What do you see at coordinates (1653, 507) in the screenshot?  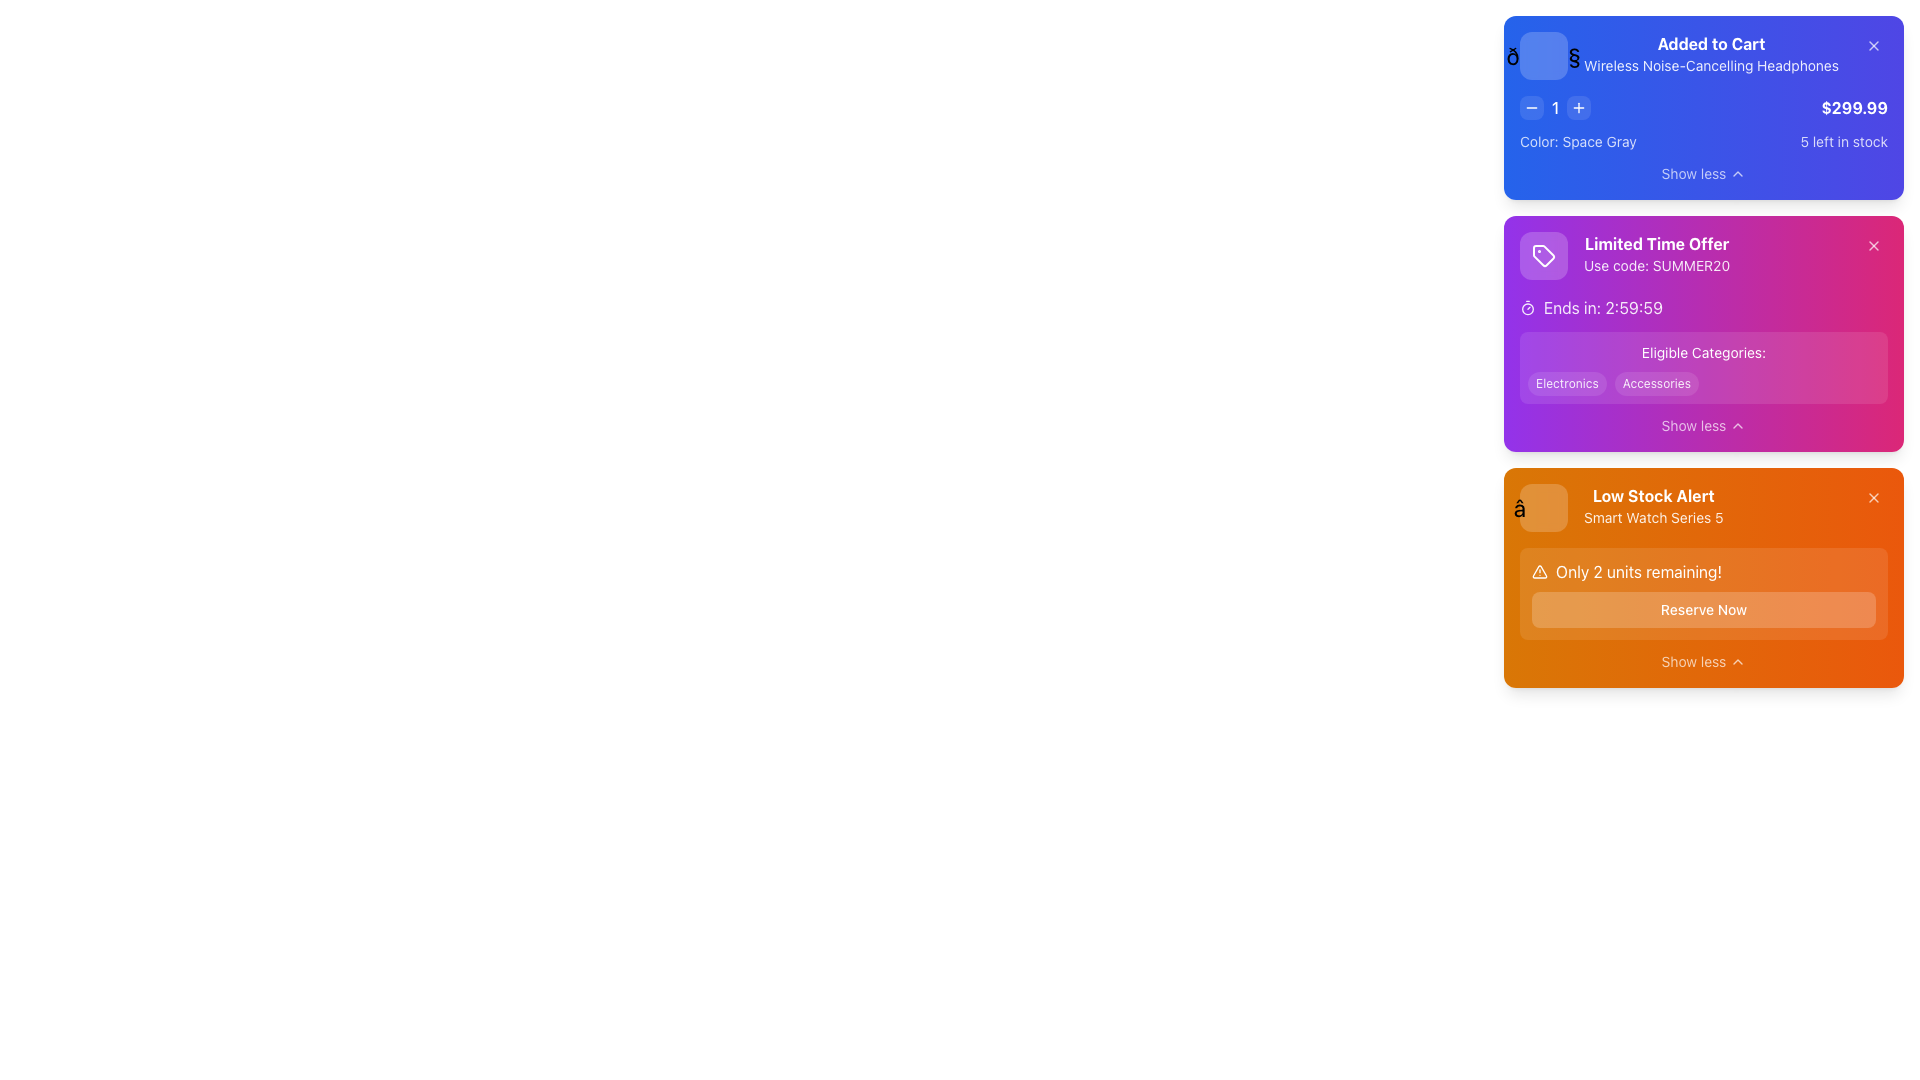 I see `notification text label conveying the low stock status of the 'Smart Watch Series 5', located in the bottommost orange section of the interface` at bounding box center [1653, 507].